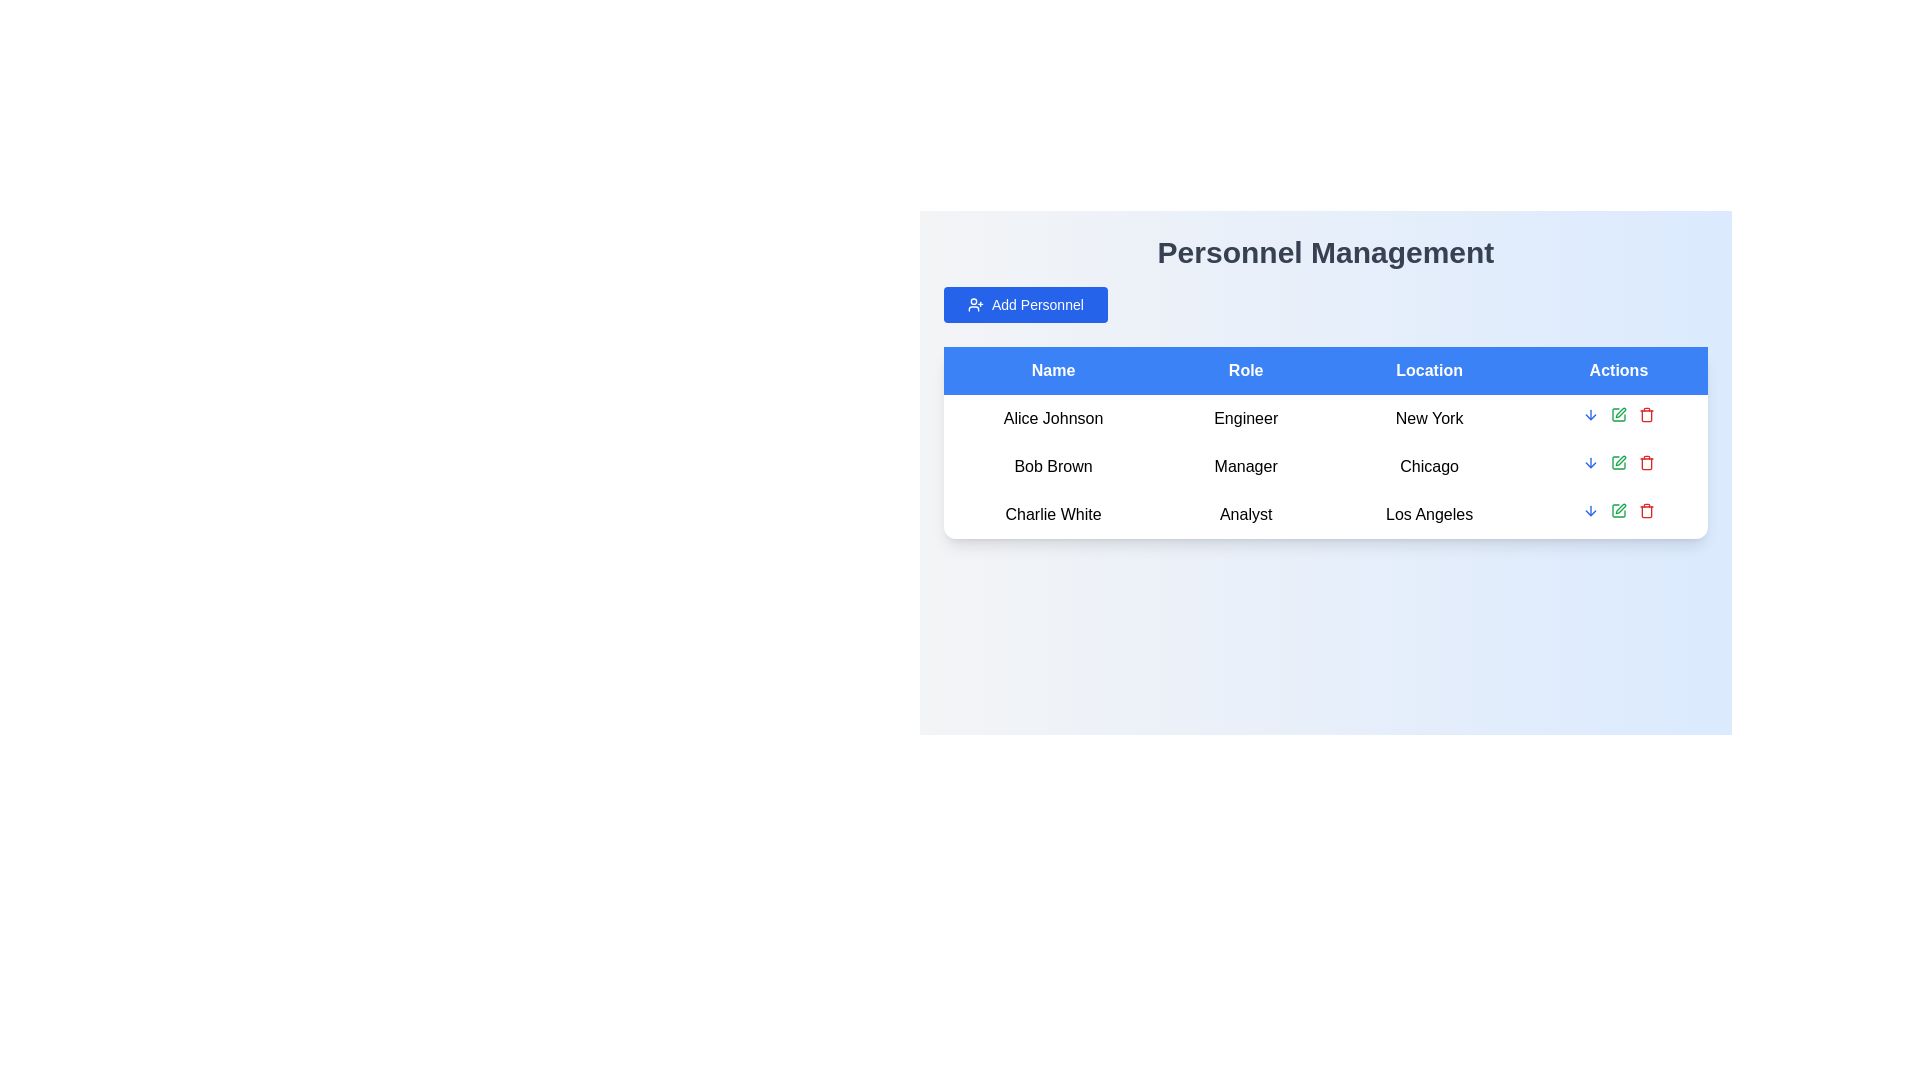 This screenshot has width=1920, height=1080. What do you see at coordinates (1620, 461) in the screenshot?
I see `the pen icon representing the edit functionality for 'Bob Brown, Manager, Chicago'` at bounding box center [1620, 461].